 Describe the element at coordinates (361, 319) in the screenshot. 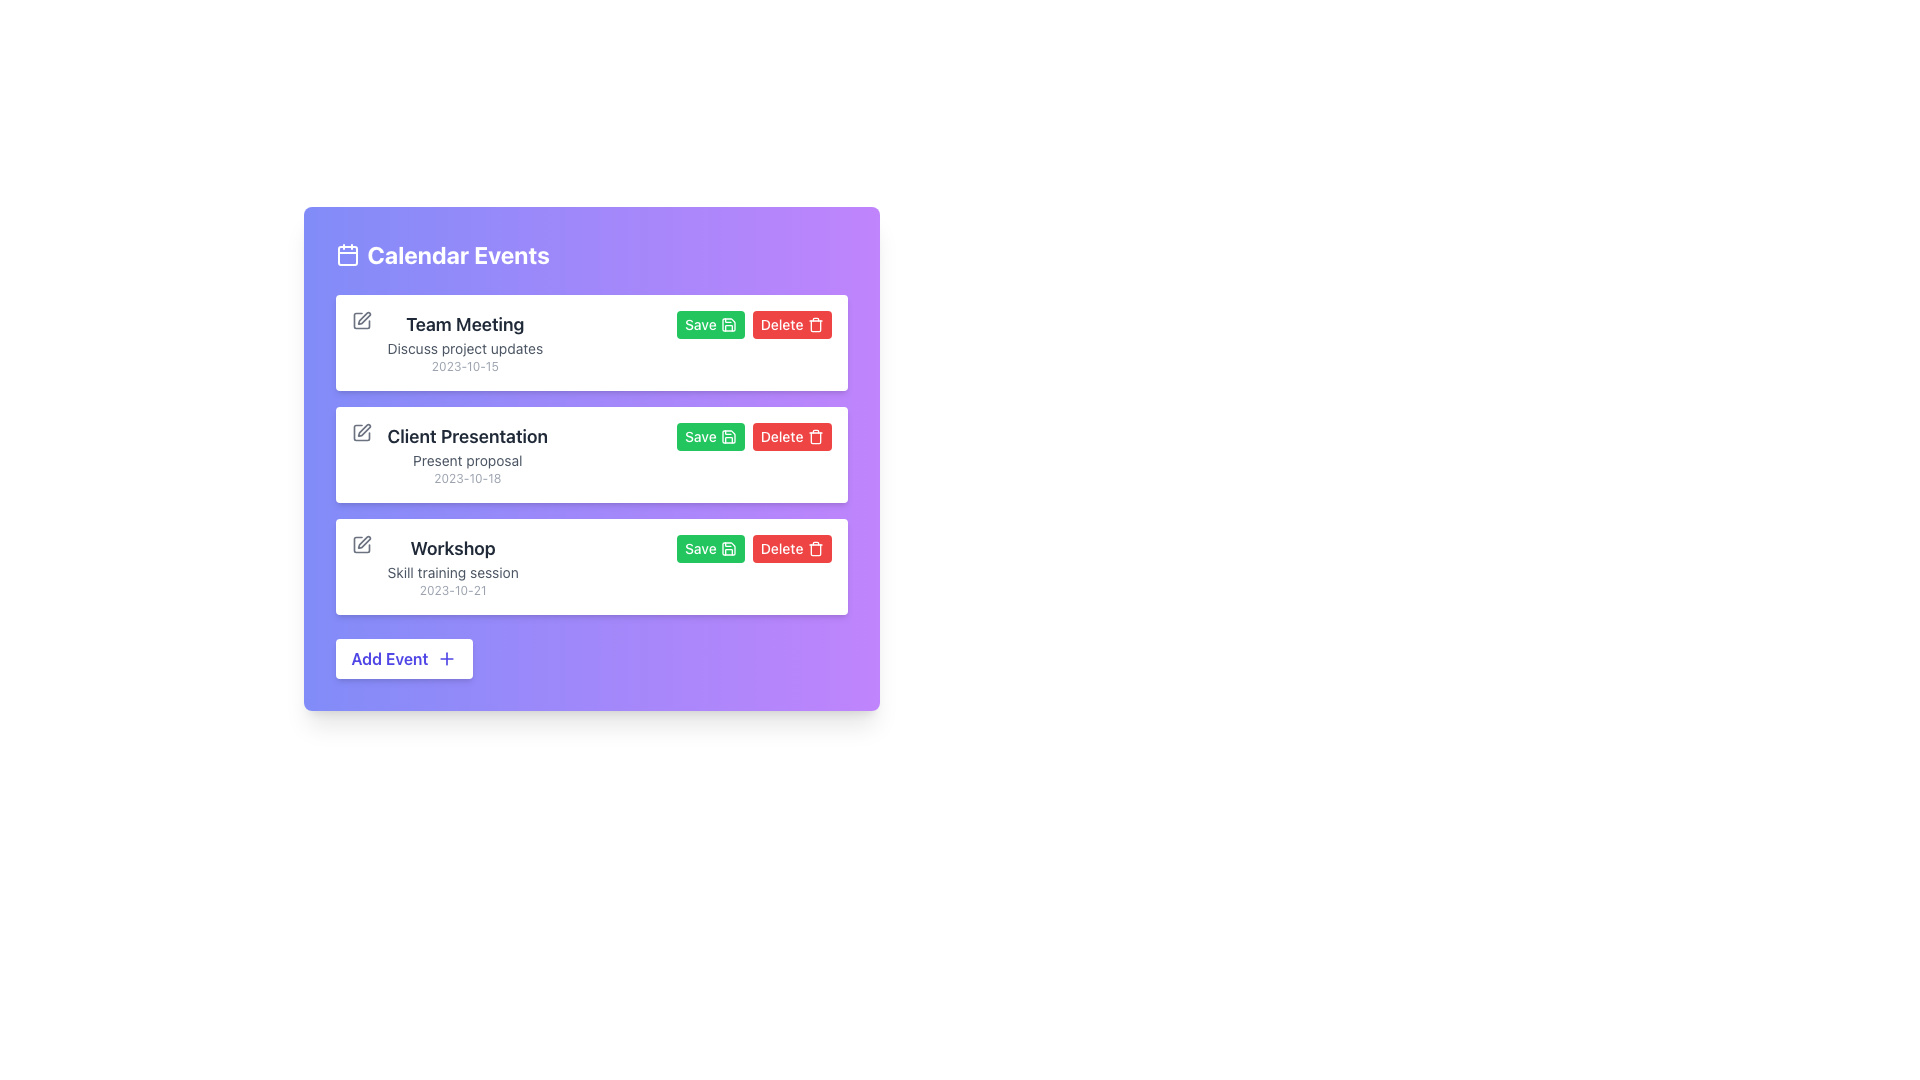

I see `the editing icon associated with the 'Team Meeting' event to initiate the edit functionality` at that location.